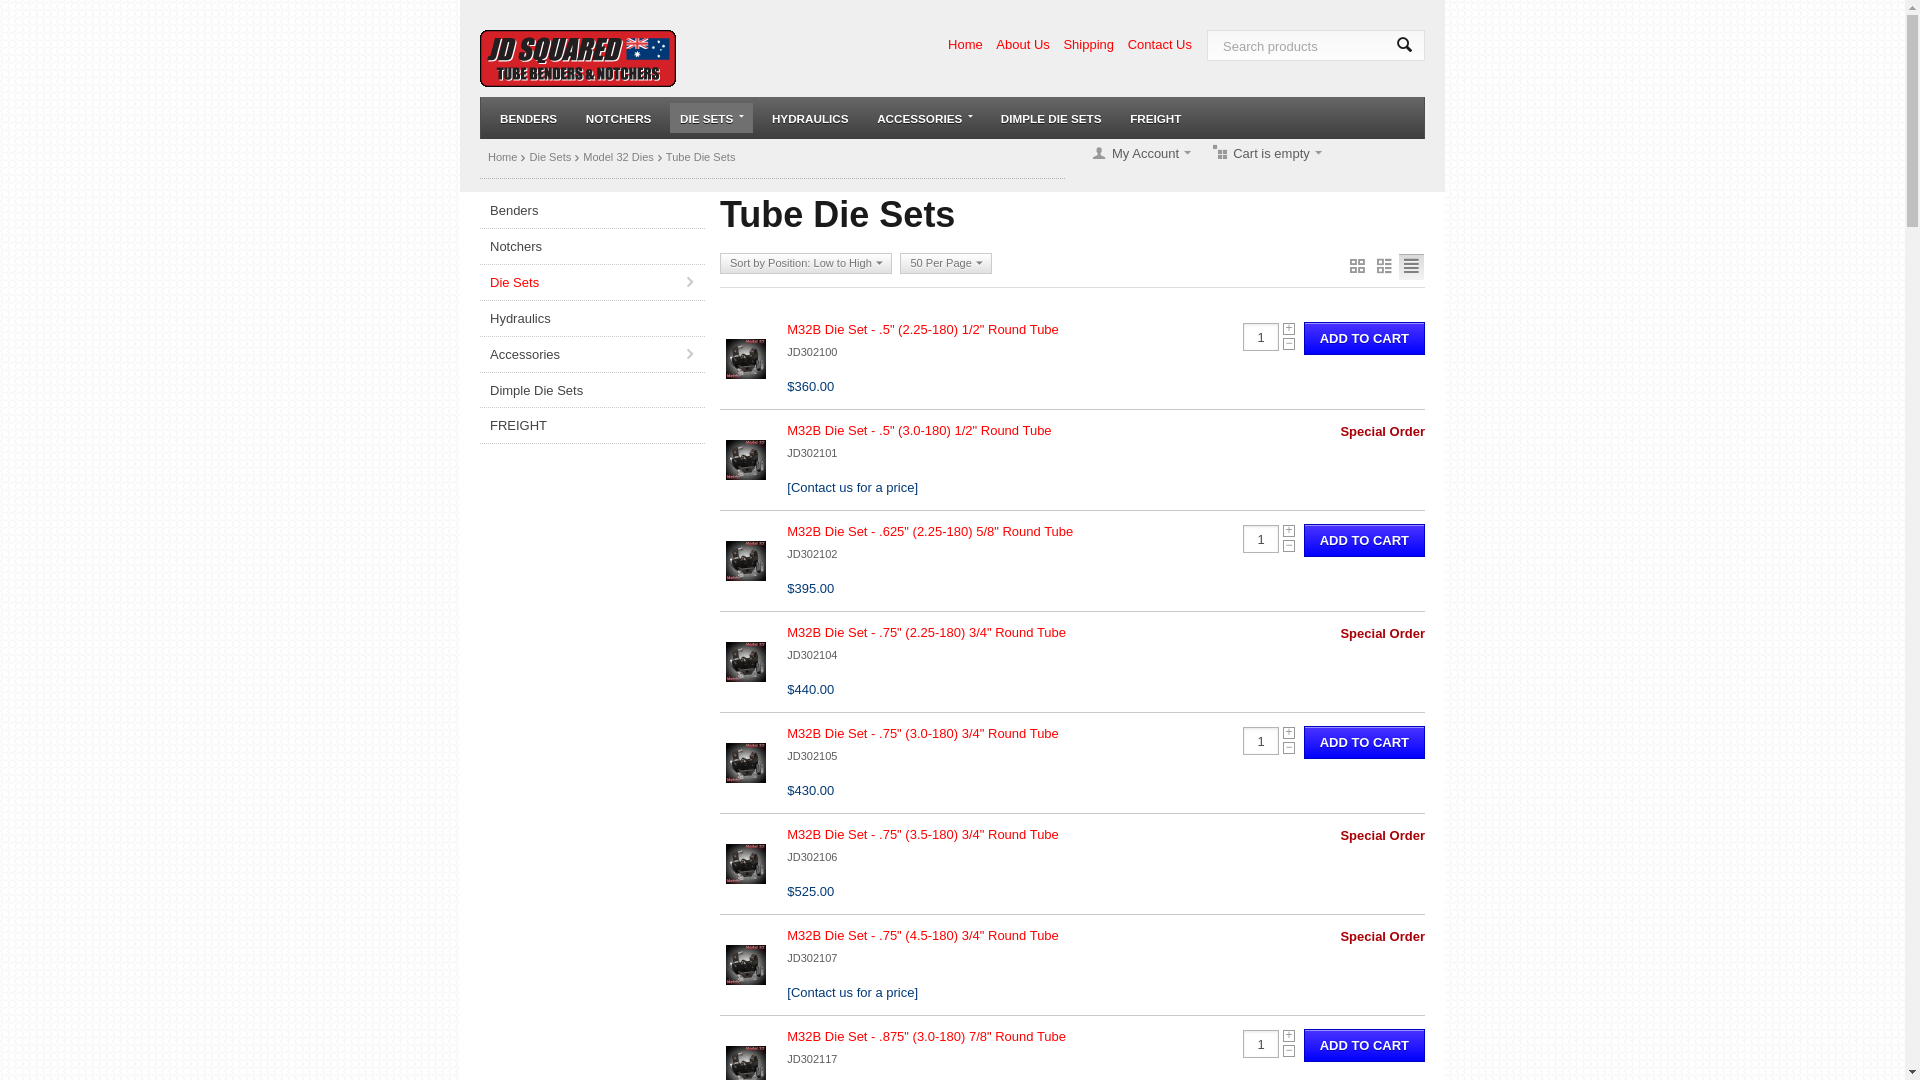  I want to click on 'FREIGHT', so click(591, 424).